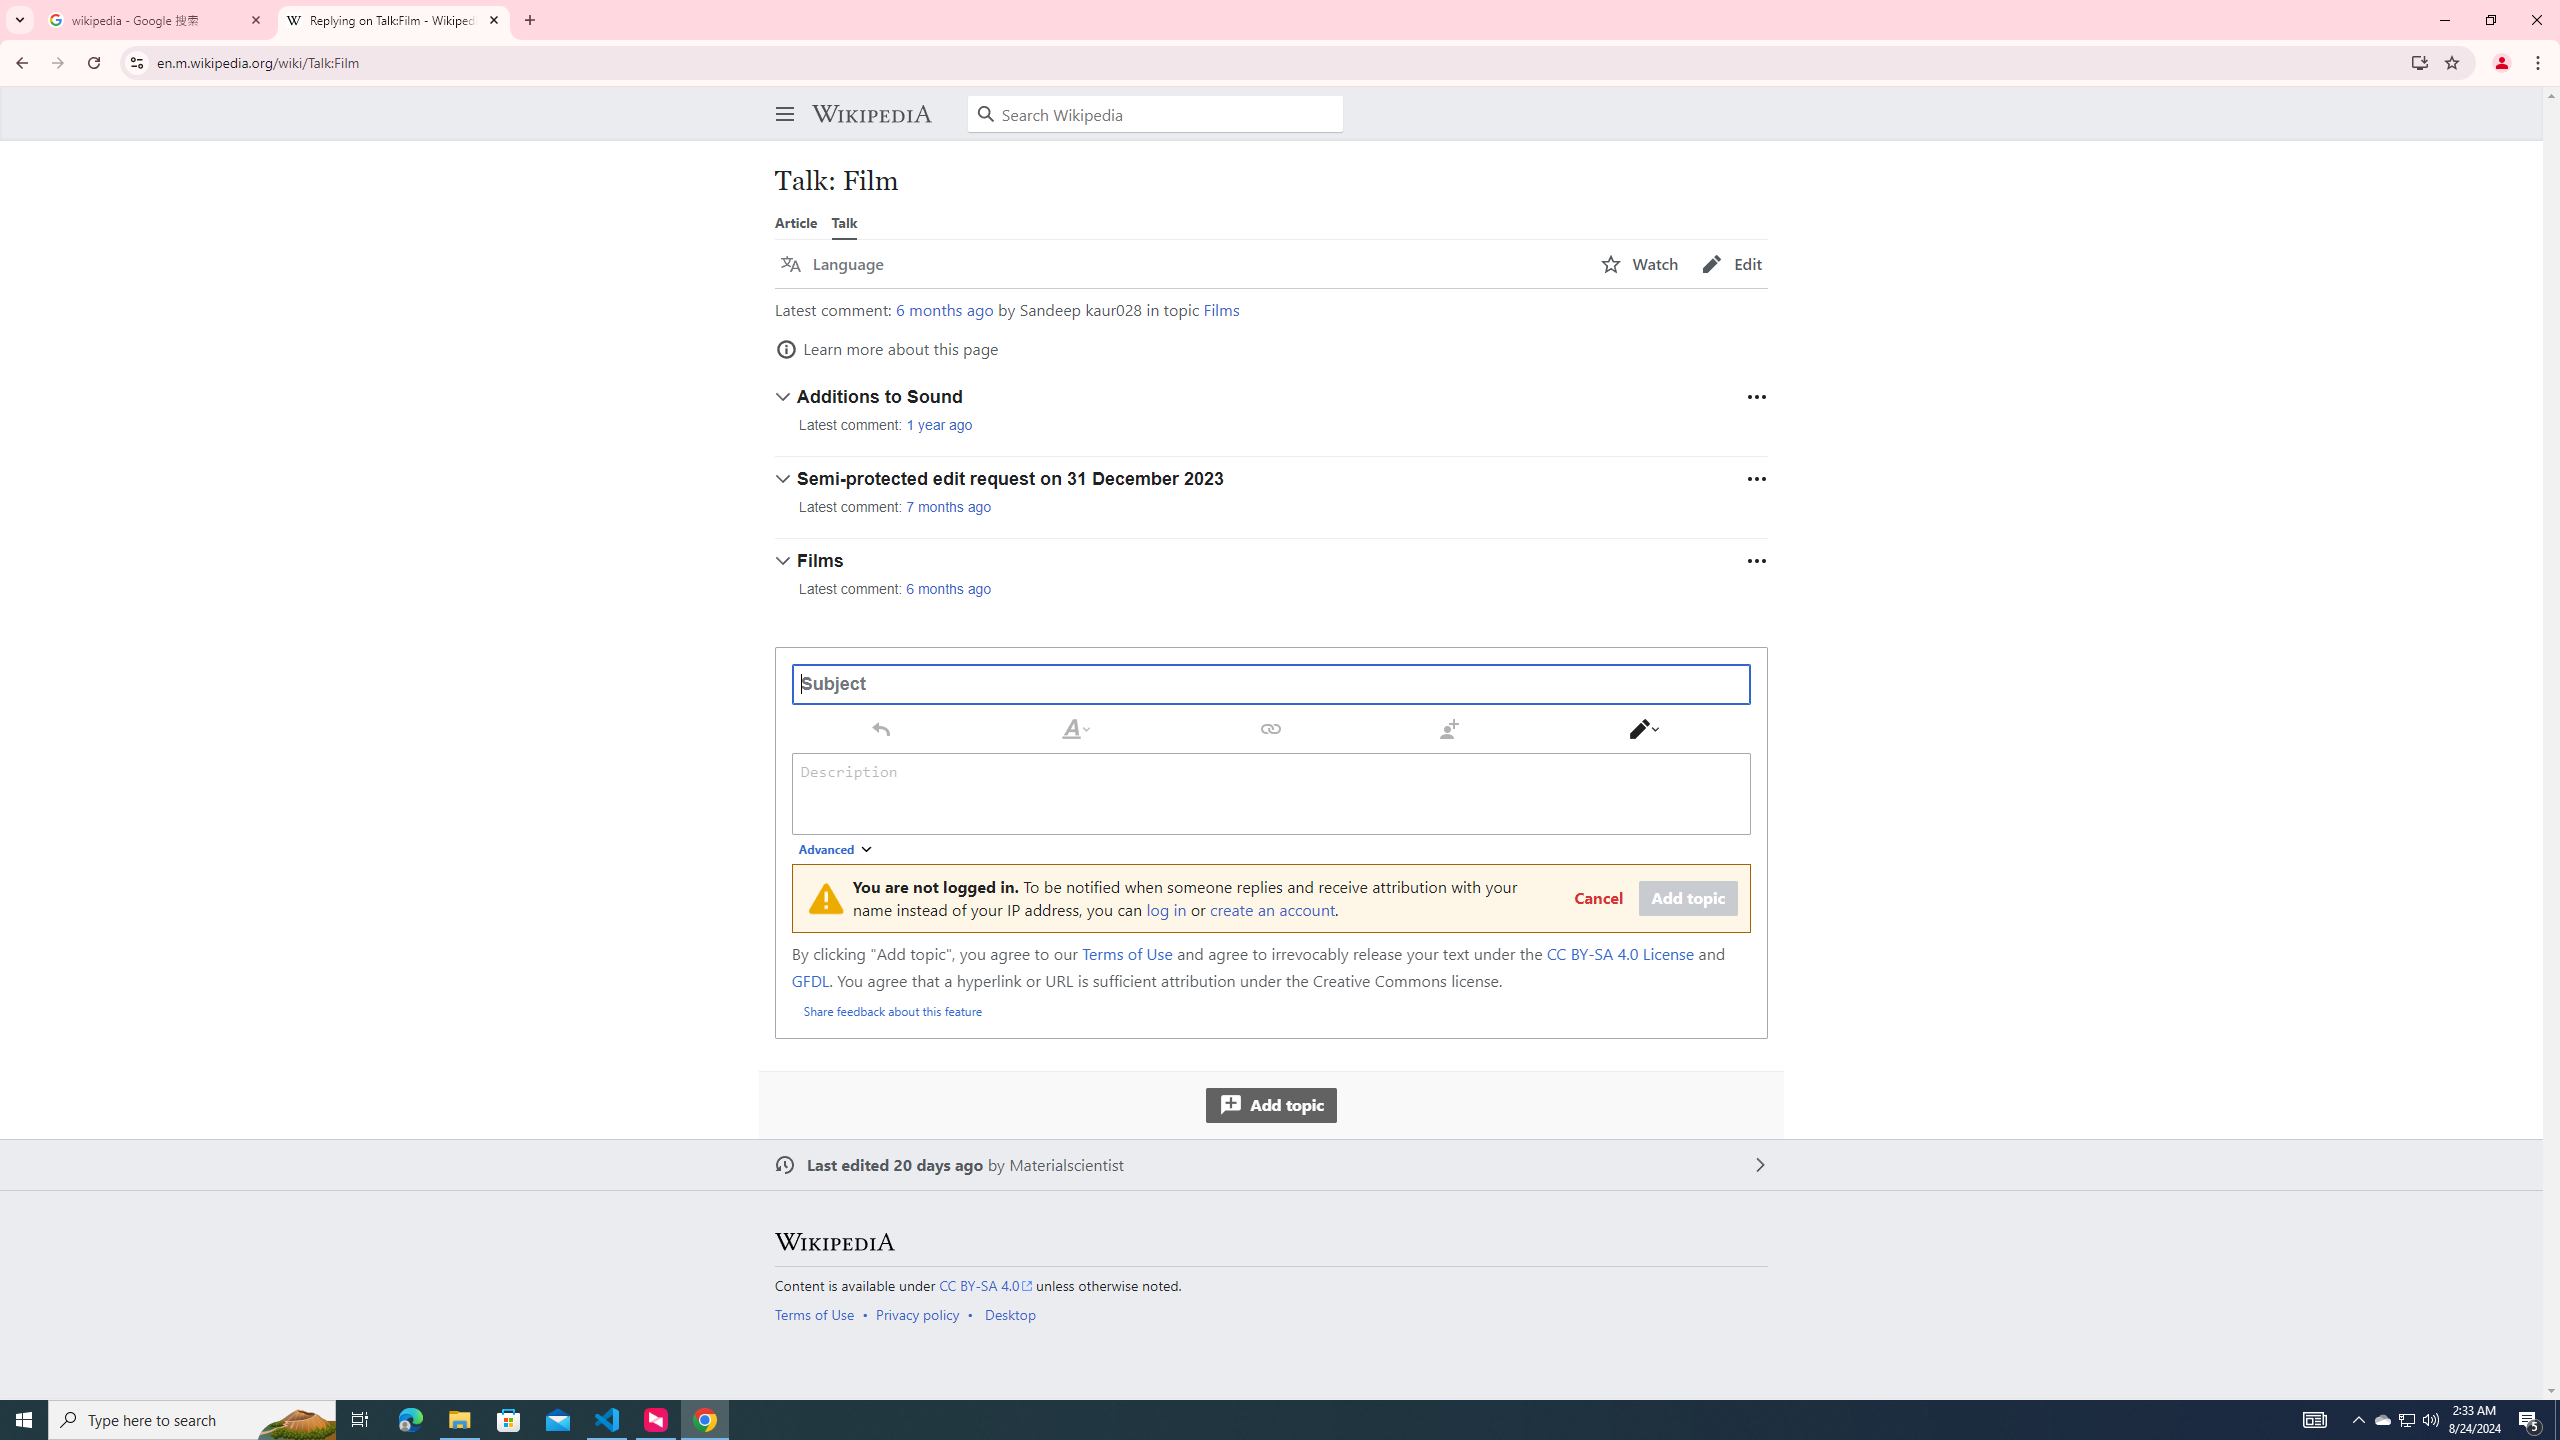  Describe the element at coordinates (1642, 727) in the screenshot. I see `'Switch editor'` at that location.